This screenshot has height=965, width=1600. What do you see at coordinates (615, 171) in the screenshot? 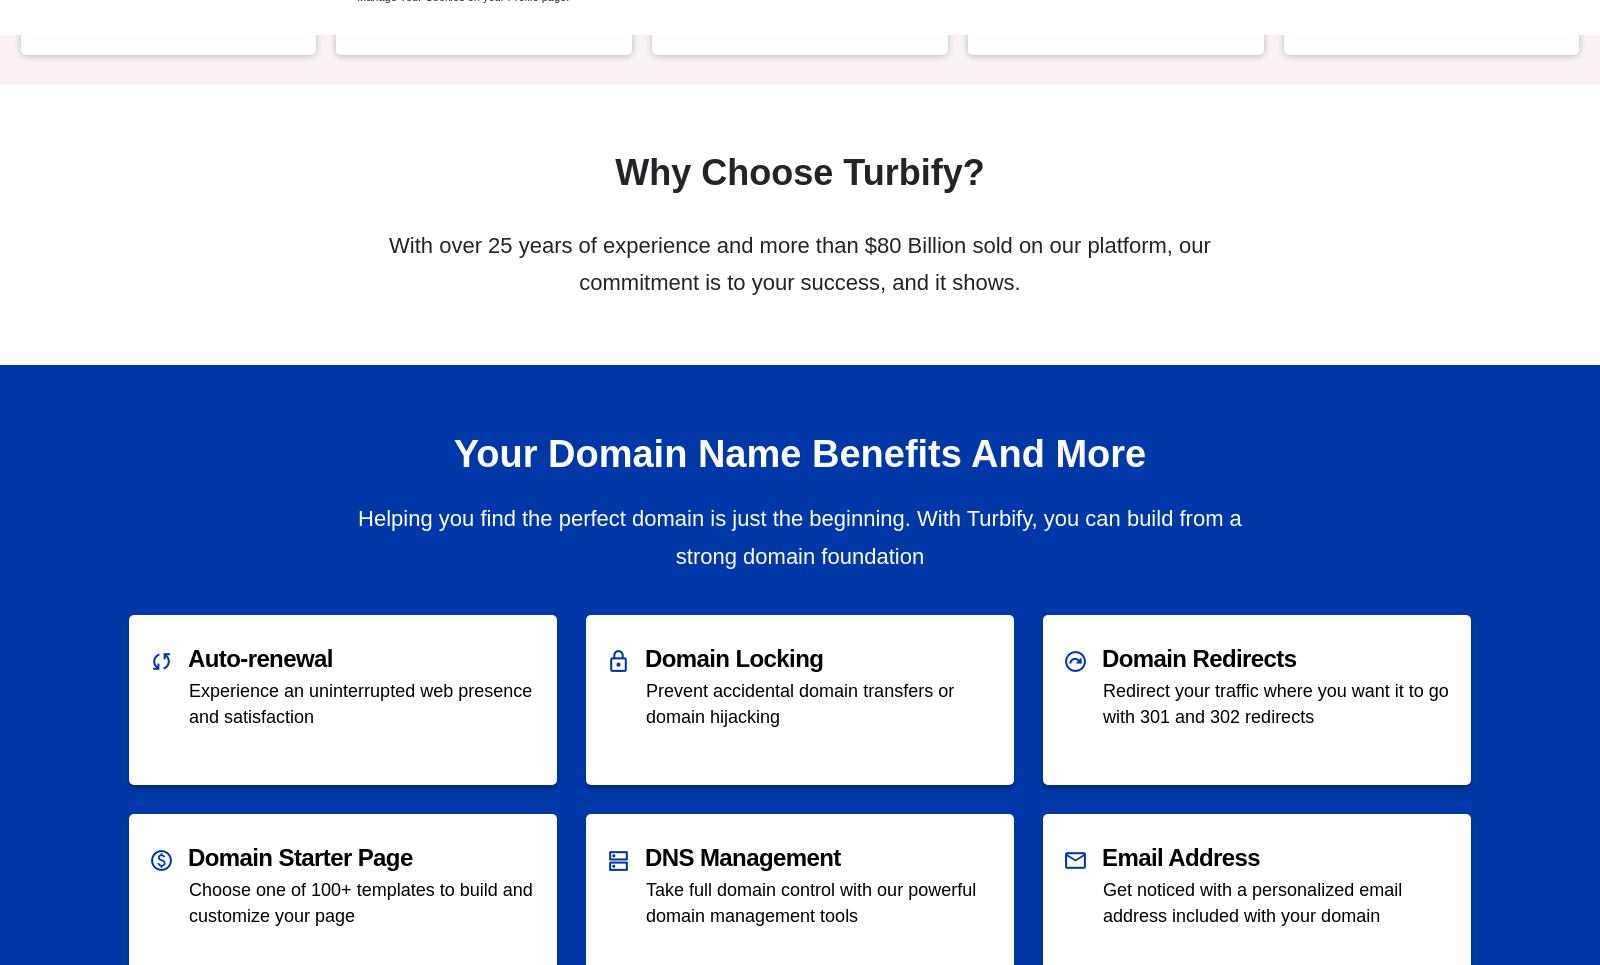
I see `'Why Choose Turbify?'` at bounding box center [615, 171].